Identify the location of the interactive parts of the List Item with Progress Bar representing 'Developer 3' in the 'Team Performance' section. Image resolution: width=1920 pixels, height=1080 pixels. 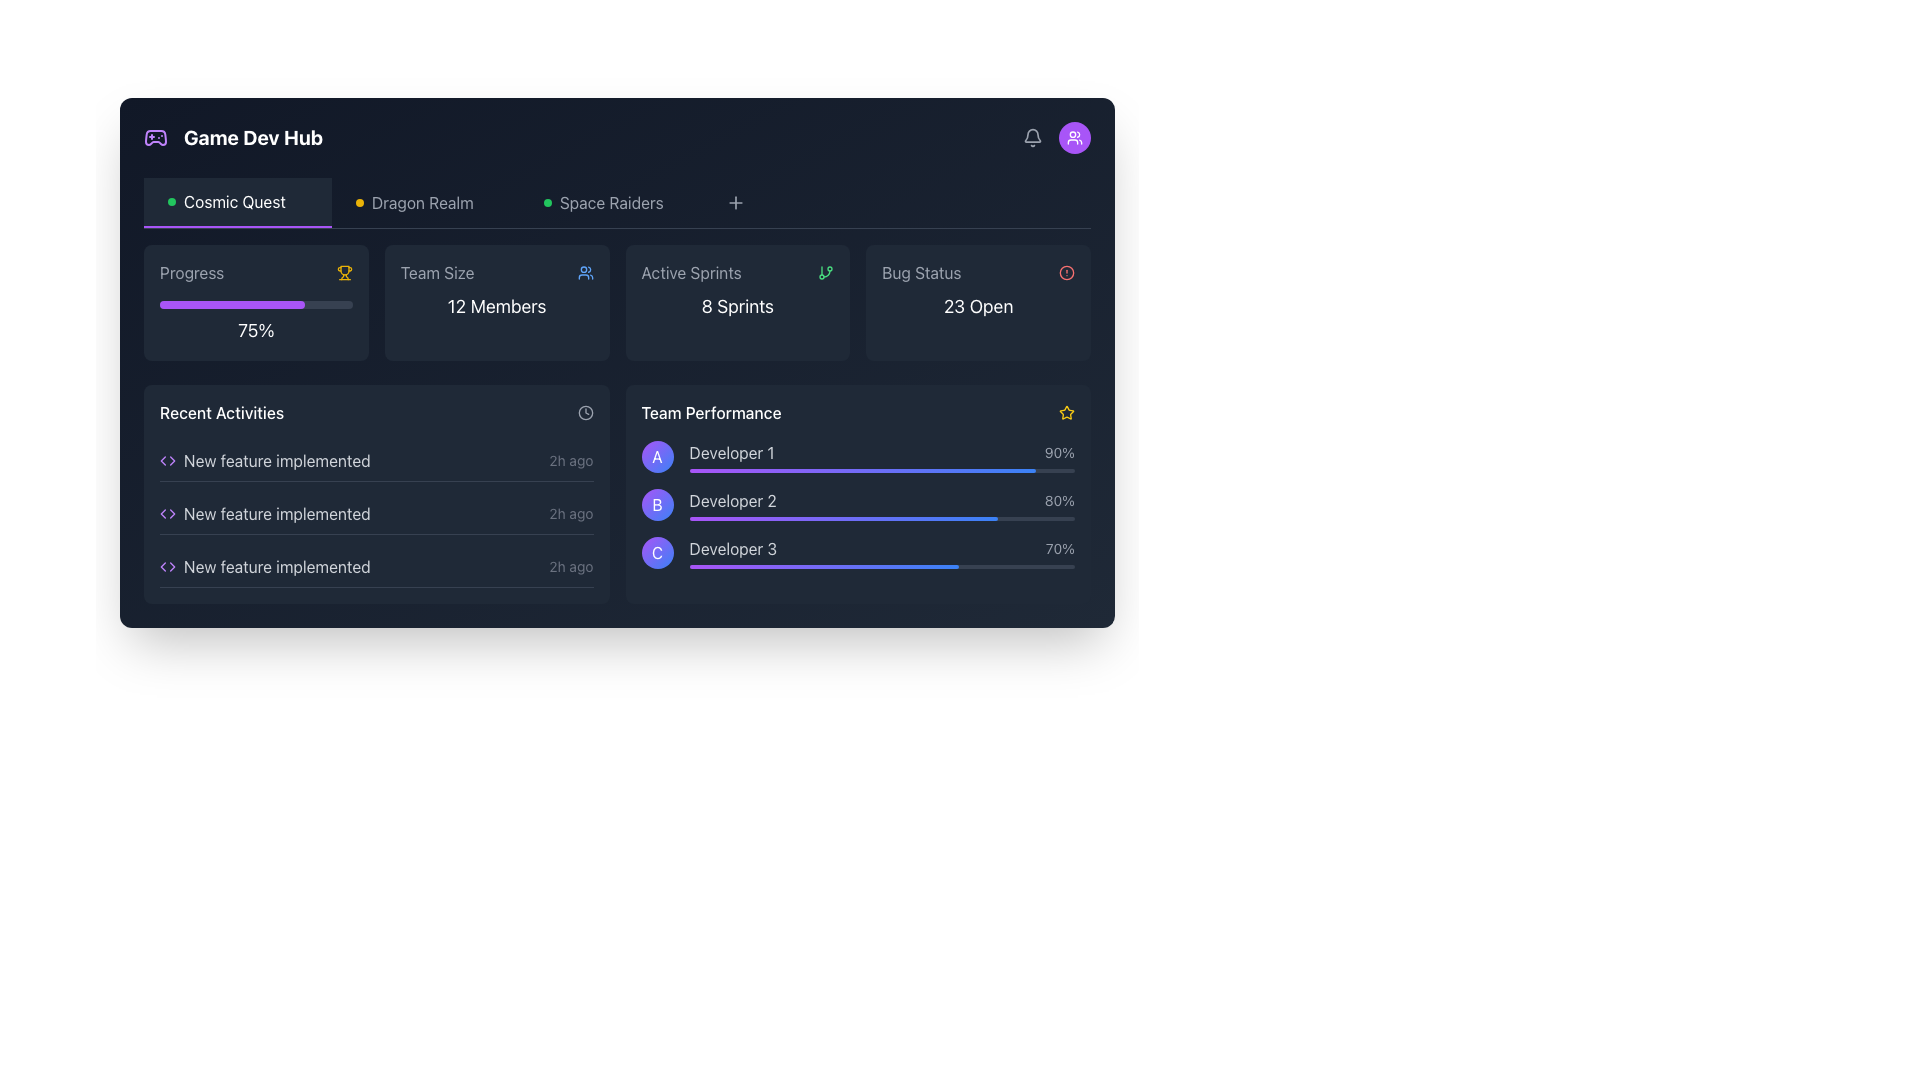
(858, 552).